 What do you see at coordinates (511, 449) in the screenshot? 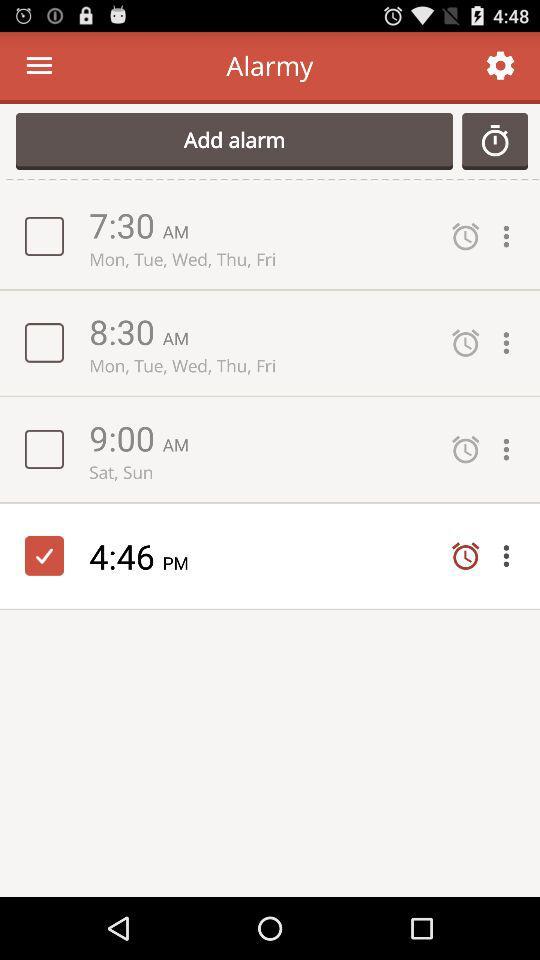
I see `edit alarm details` at bounding box center [511, 449].